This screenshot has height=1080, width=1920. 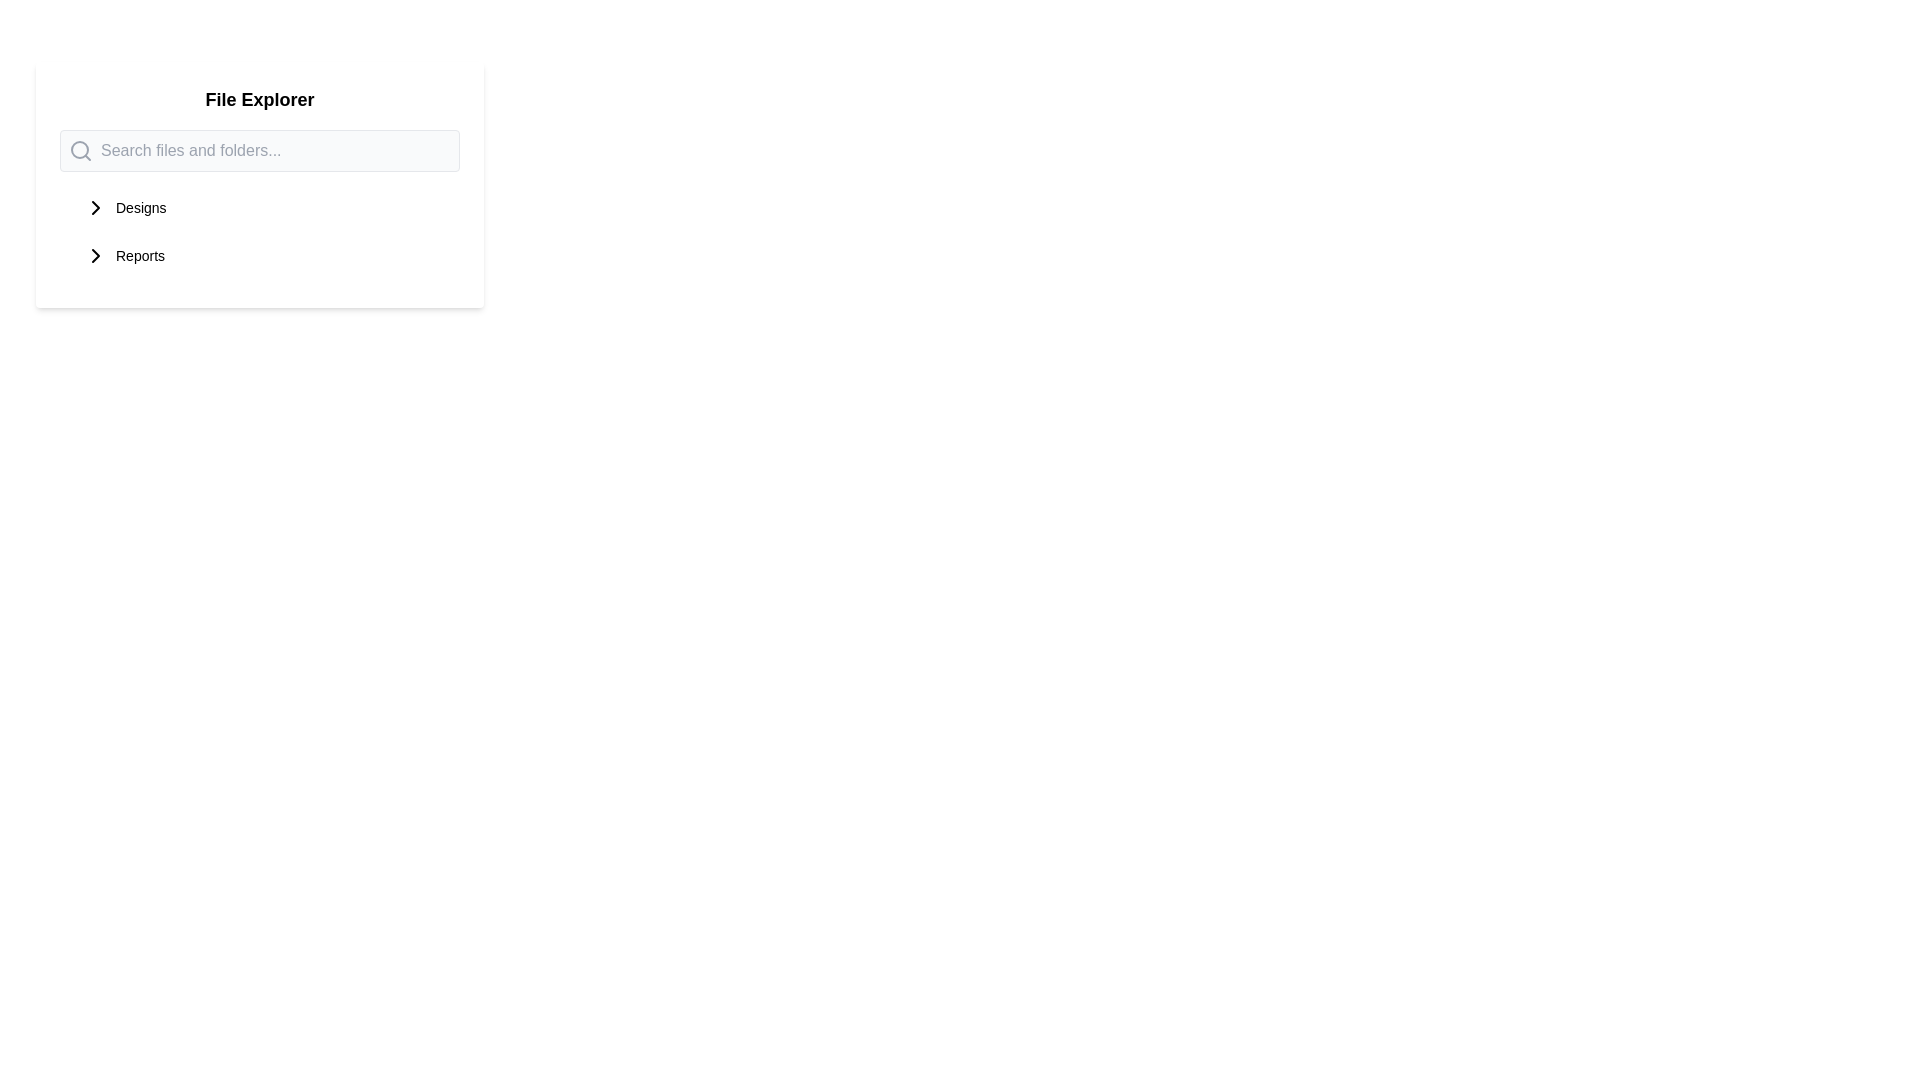 I want to click on the right-pointing chevron SVG icon located next to the 'Designs' label in the top-left section of the interface, so click(x=95, y=208).